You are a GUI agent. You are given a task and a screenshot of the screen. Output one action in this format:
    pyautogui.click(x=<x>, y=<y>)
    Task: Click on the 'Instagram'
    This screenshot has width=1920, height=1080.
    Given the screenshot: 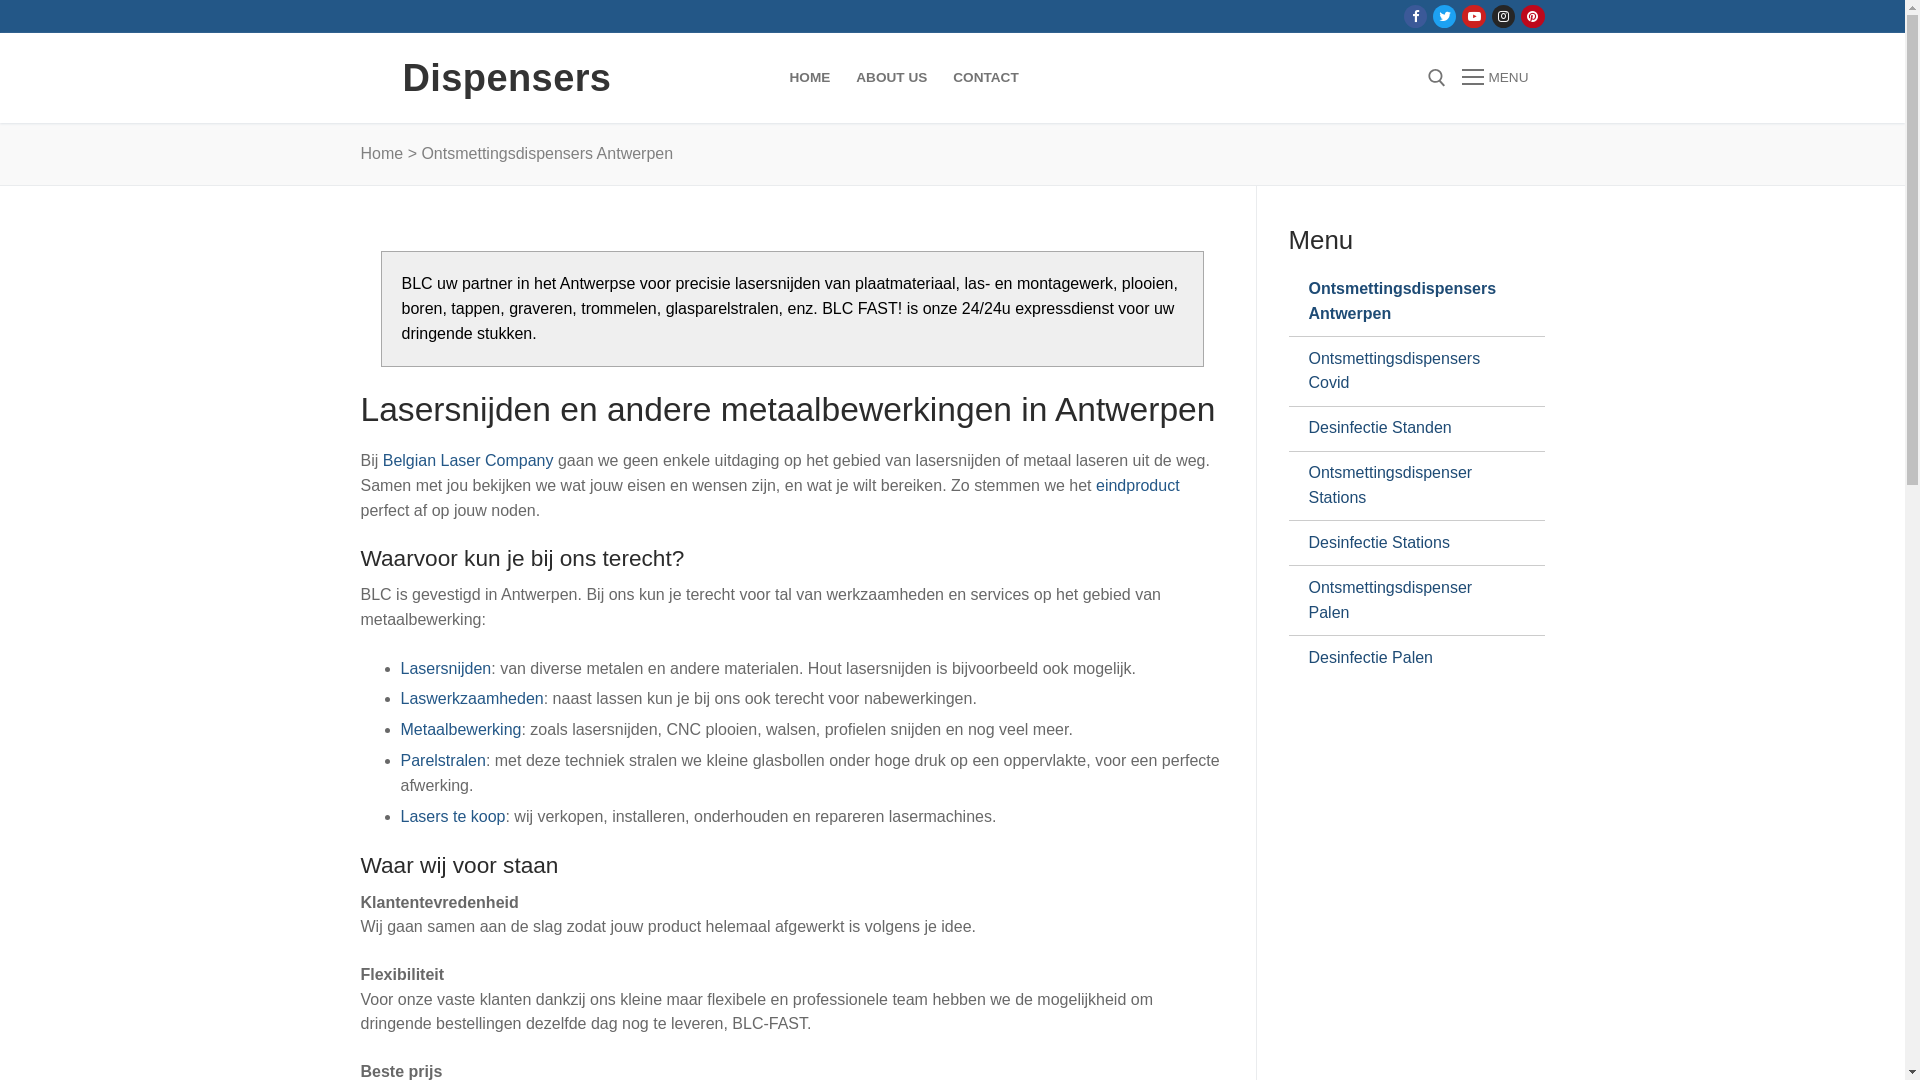 What is the action you would take?
    pyautogui.click(x=1503, y=16)
    